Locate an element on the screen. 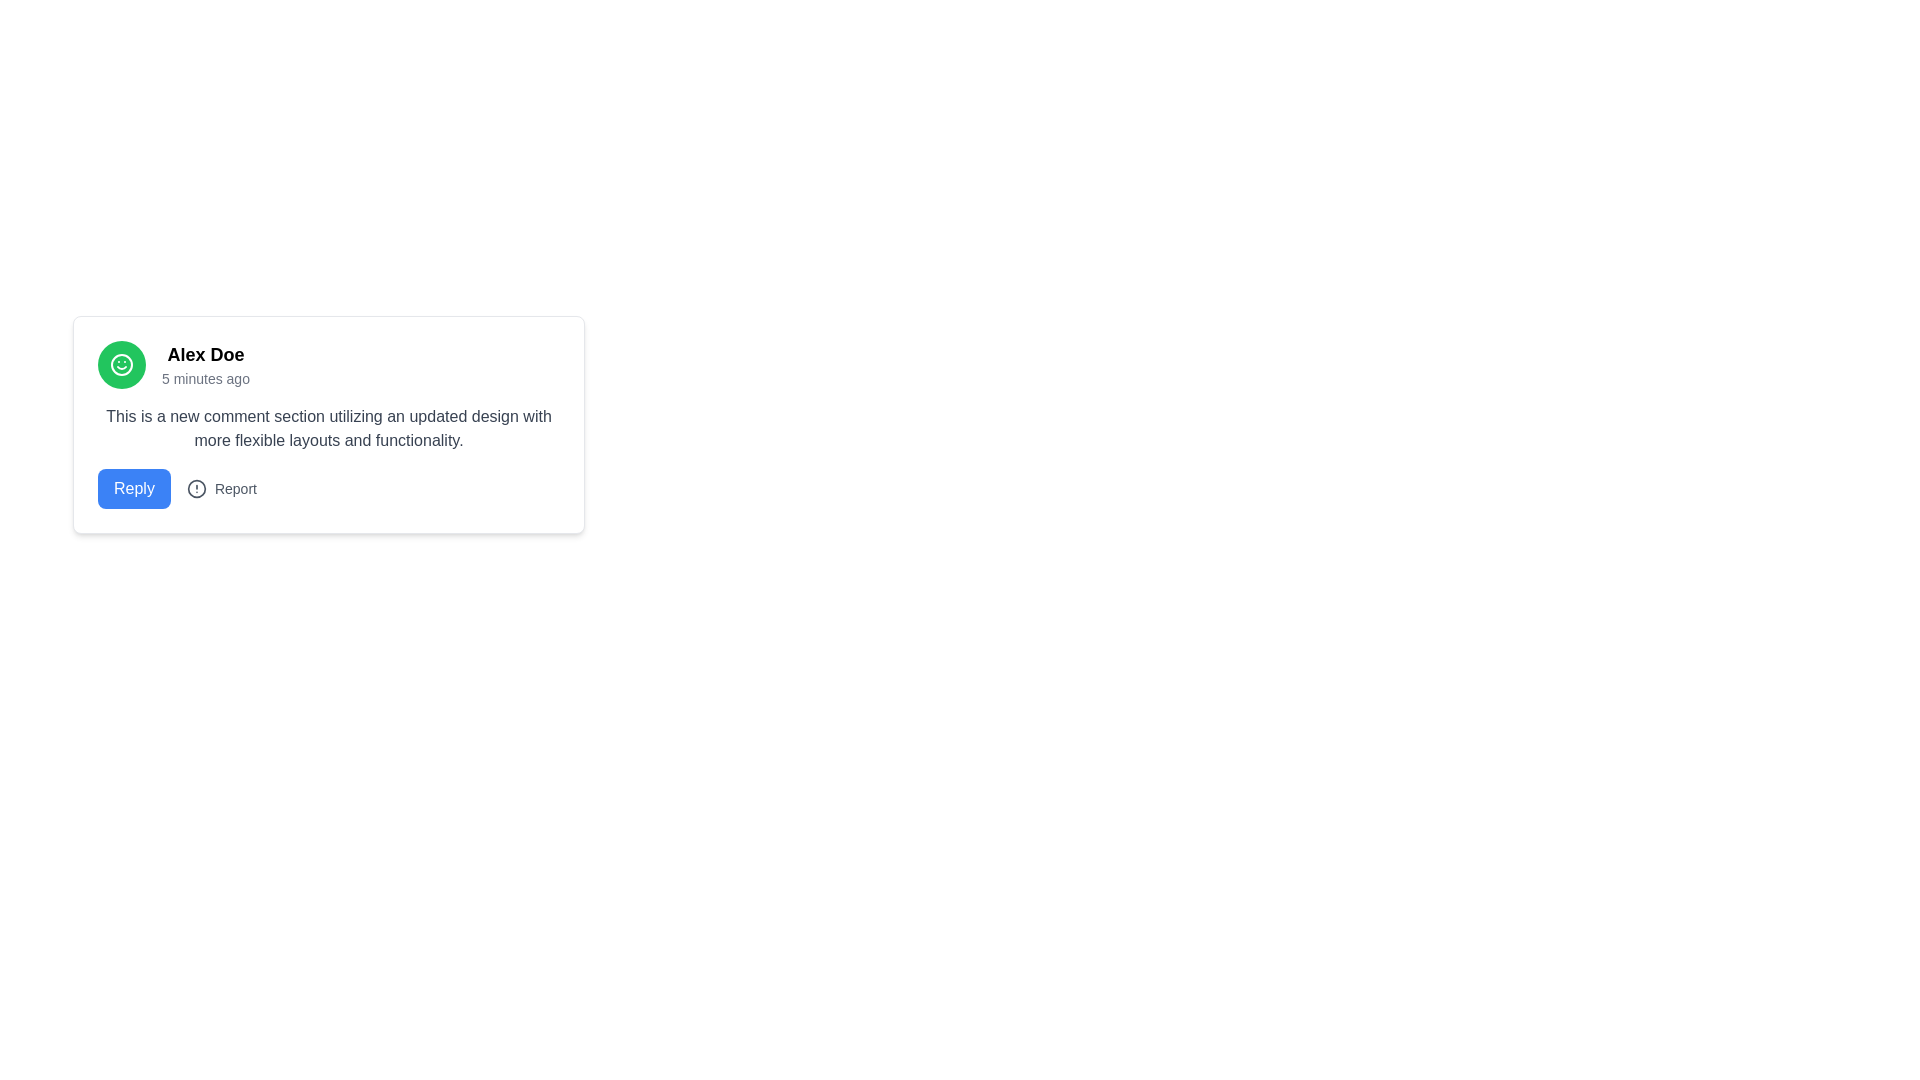 The height and width of the screenshot is (1080, 1920). the avatar icon is located at coordinates (120, 365).